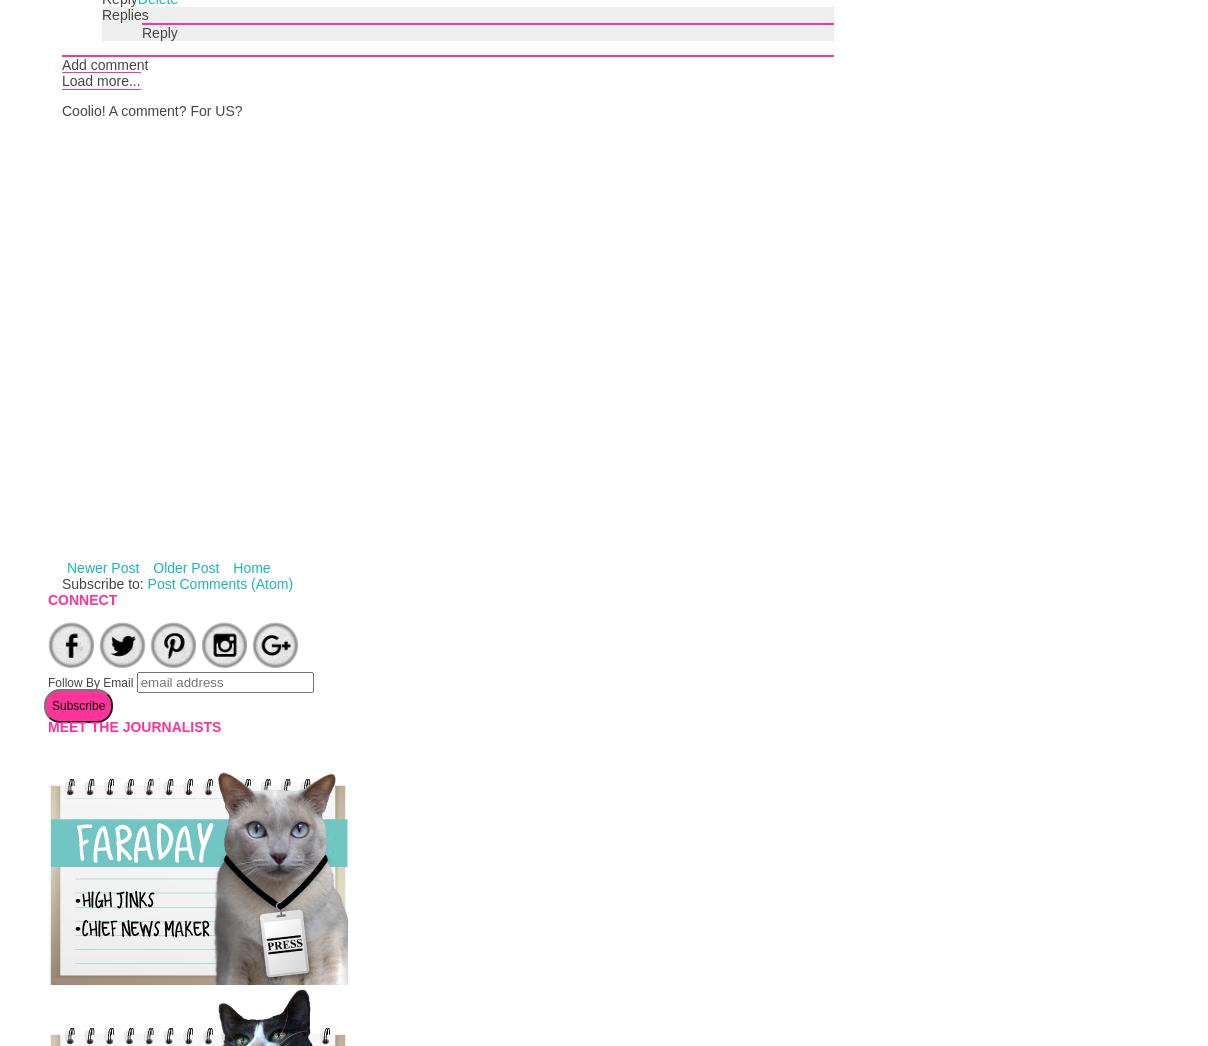  What do you see at coordinates (81, 599) in the screenshot?
I see `'CONNECT'` at bounding box center [81, 599].